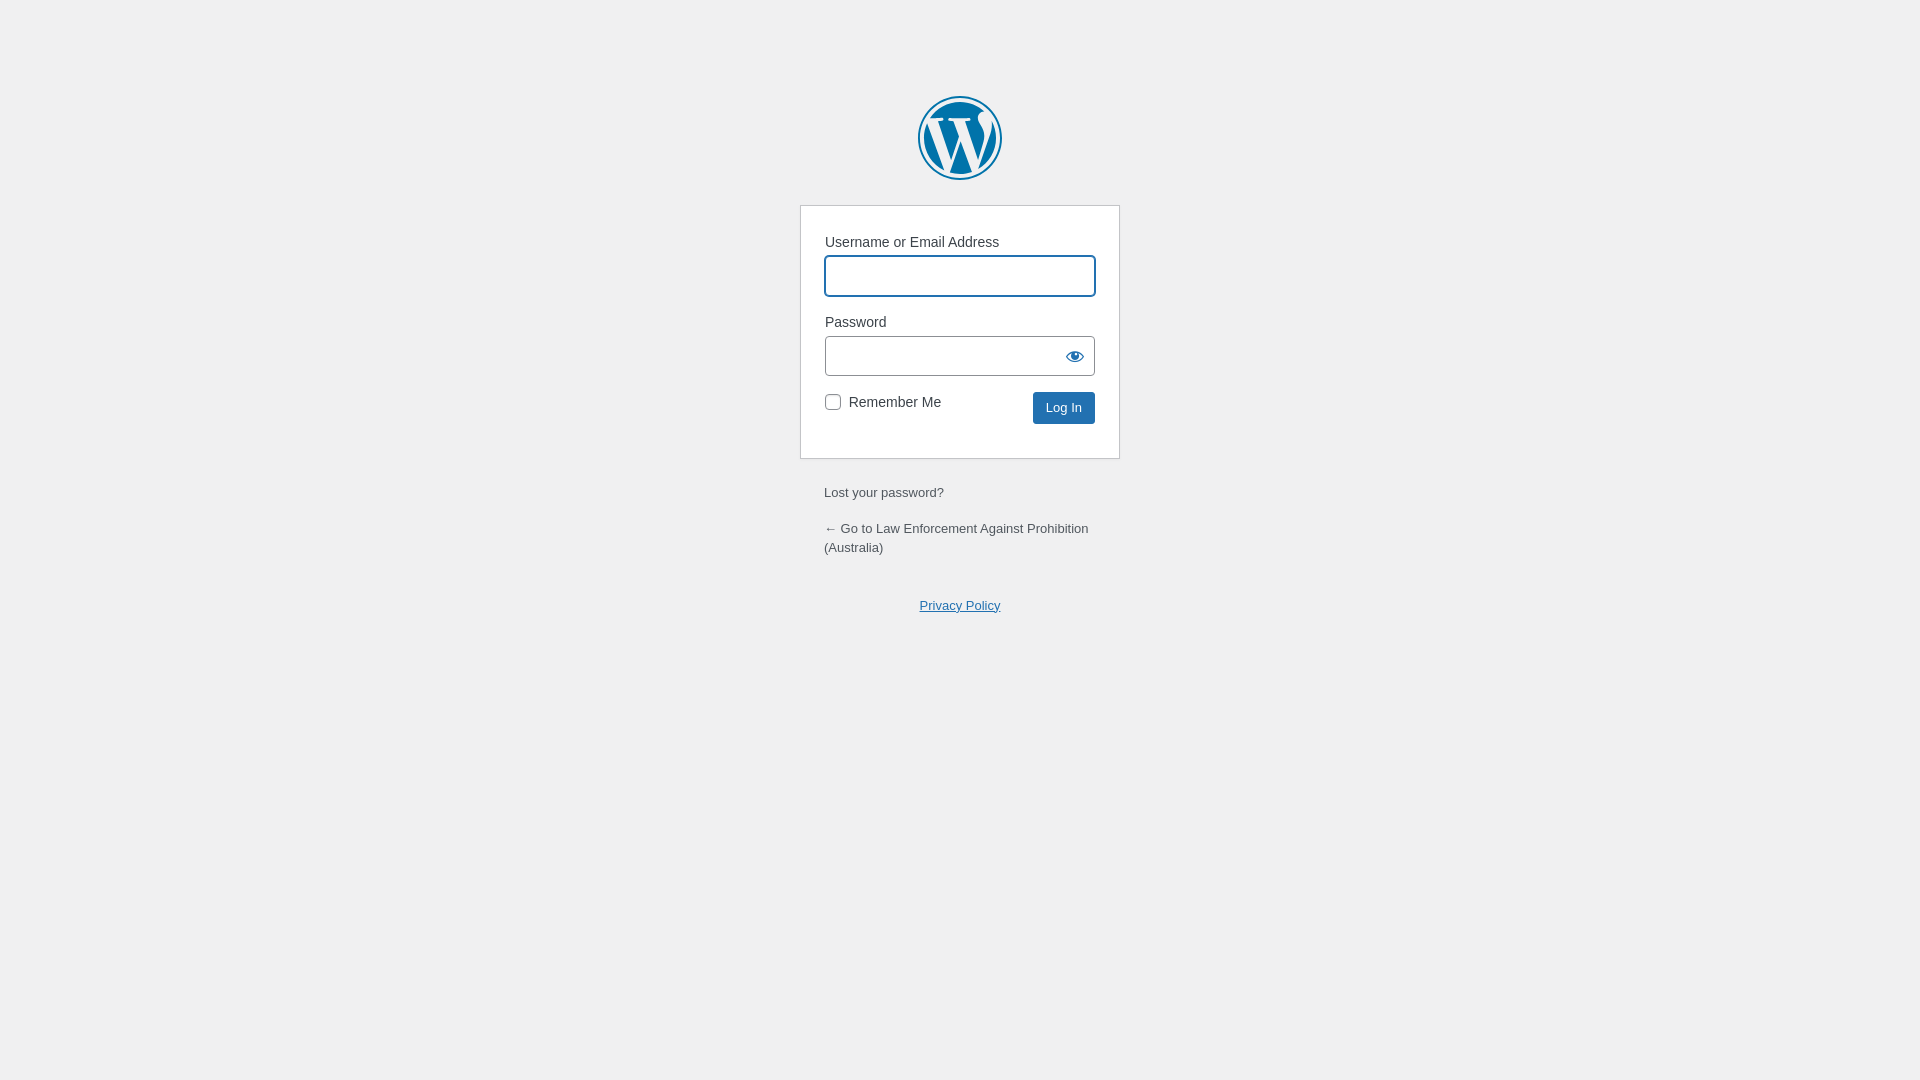 This screenshot has width=1920, height=1080. What do you see at coordinates (960, 604) in the screenshot?
I see `'Privacy Policy'` at bounding box center [960, 604].